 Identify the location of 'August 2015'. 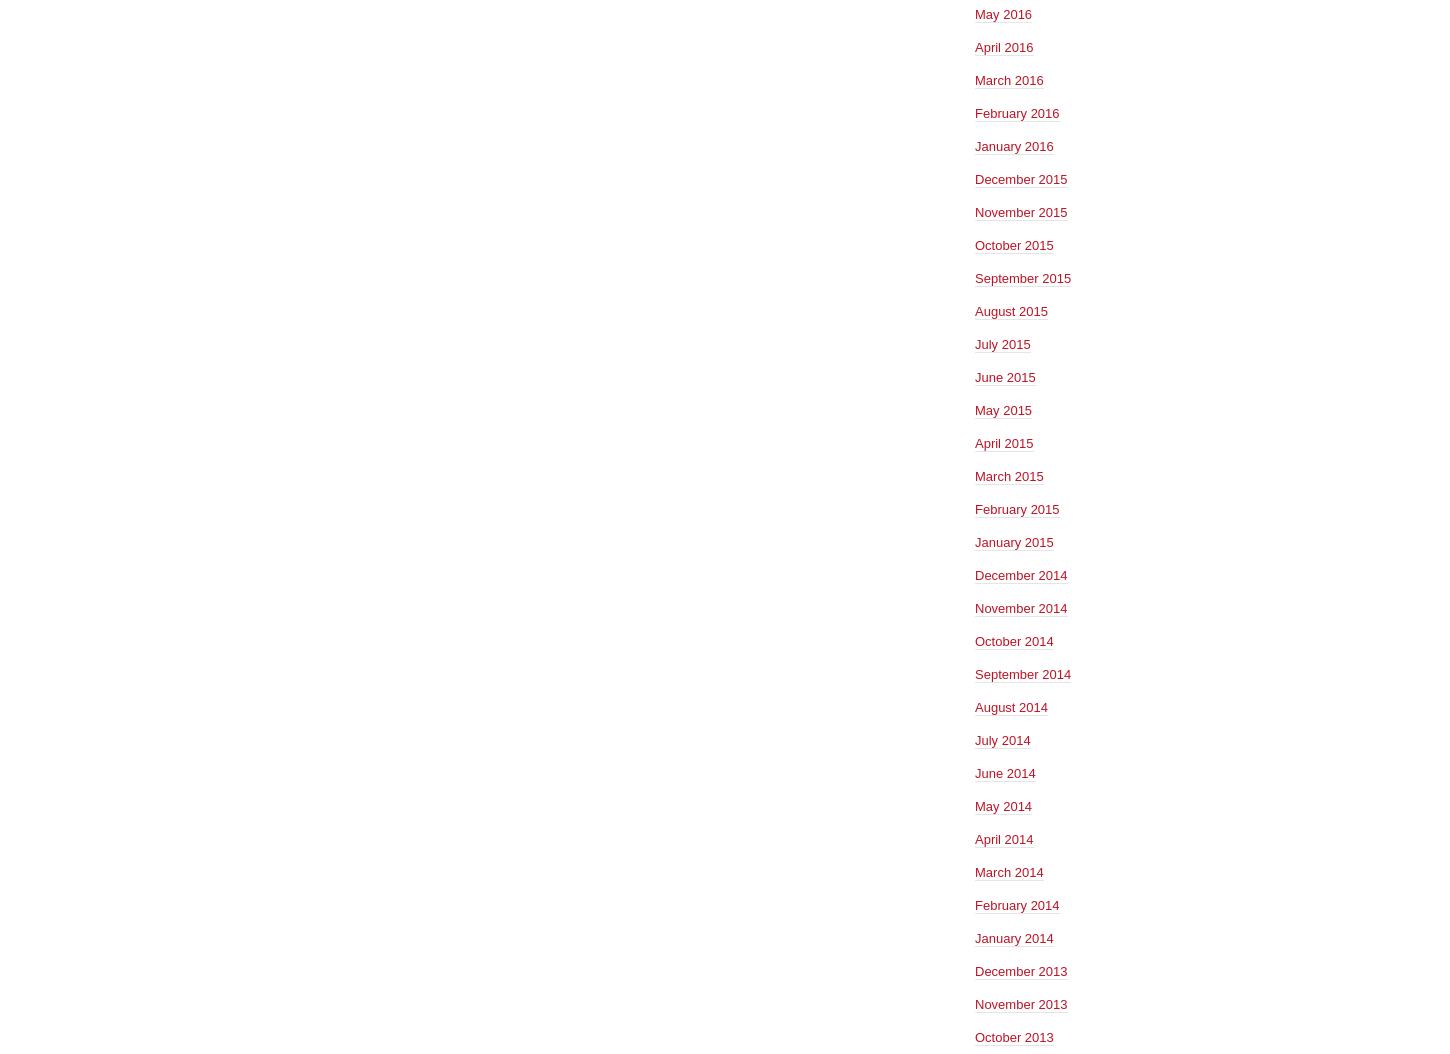
(1011, 309).